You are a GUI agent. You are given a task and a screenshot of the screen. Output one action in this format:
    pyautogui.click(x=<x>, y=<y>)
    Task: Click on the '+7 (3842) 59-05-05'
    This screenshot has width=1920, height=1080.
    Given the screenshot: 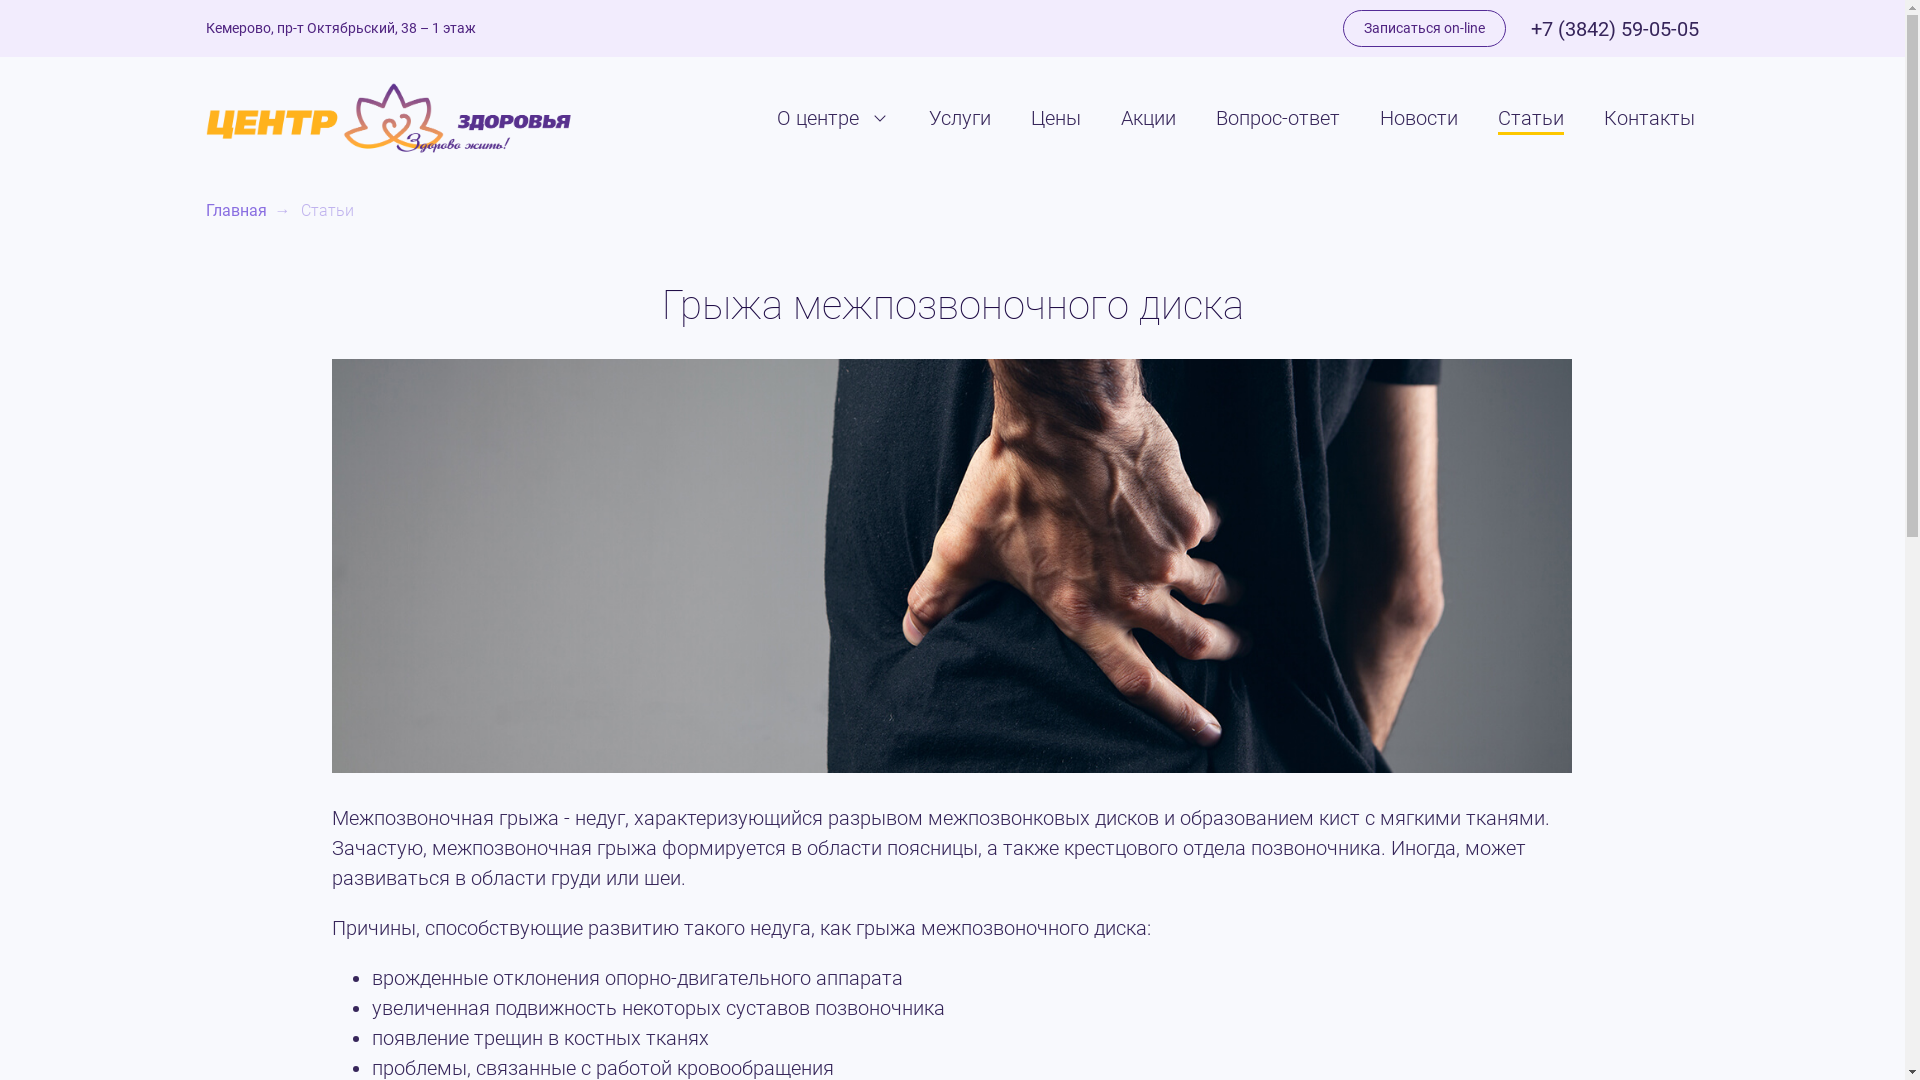 What is the action you would take?
    pyautogui.click(x=1530, y=29)
    